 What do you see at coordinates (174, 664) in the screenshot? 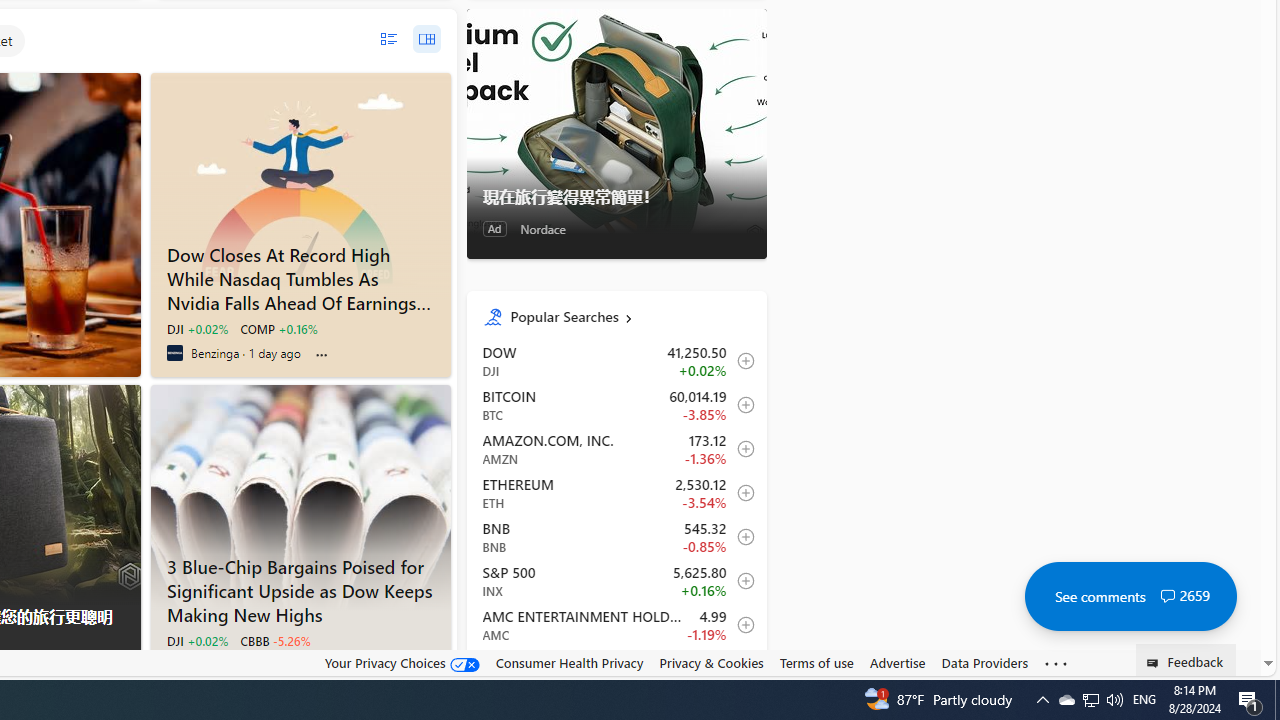
I see `'Investing.com'` at bounding box center [174, 664].